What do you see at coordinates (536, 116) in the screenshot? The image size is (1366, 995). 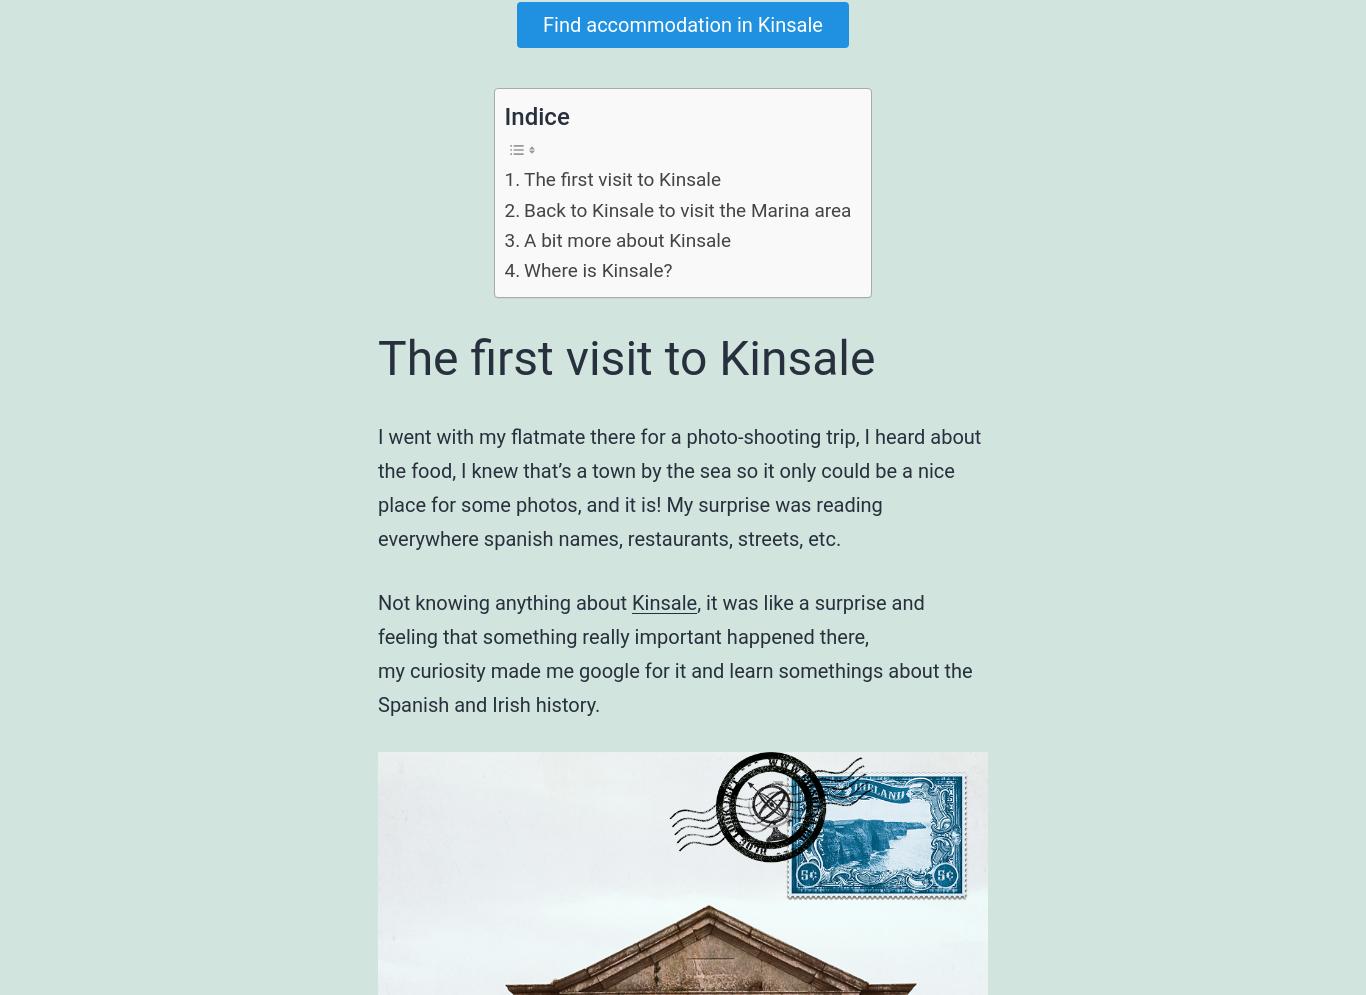 I see `'Indice'` at bounding box center [536, 116].